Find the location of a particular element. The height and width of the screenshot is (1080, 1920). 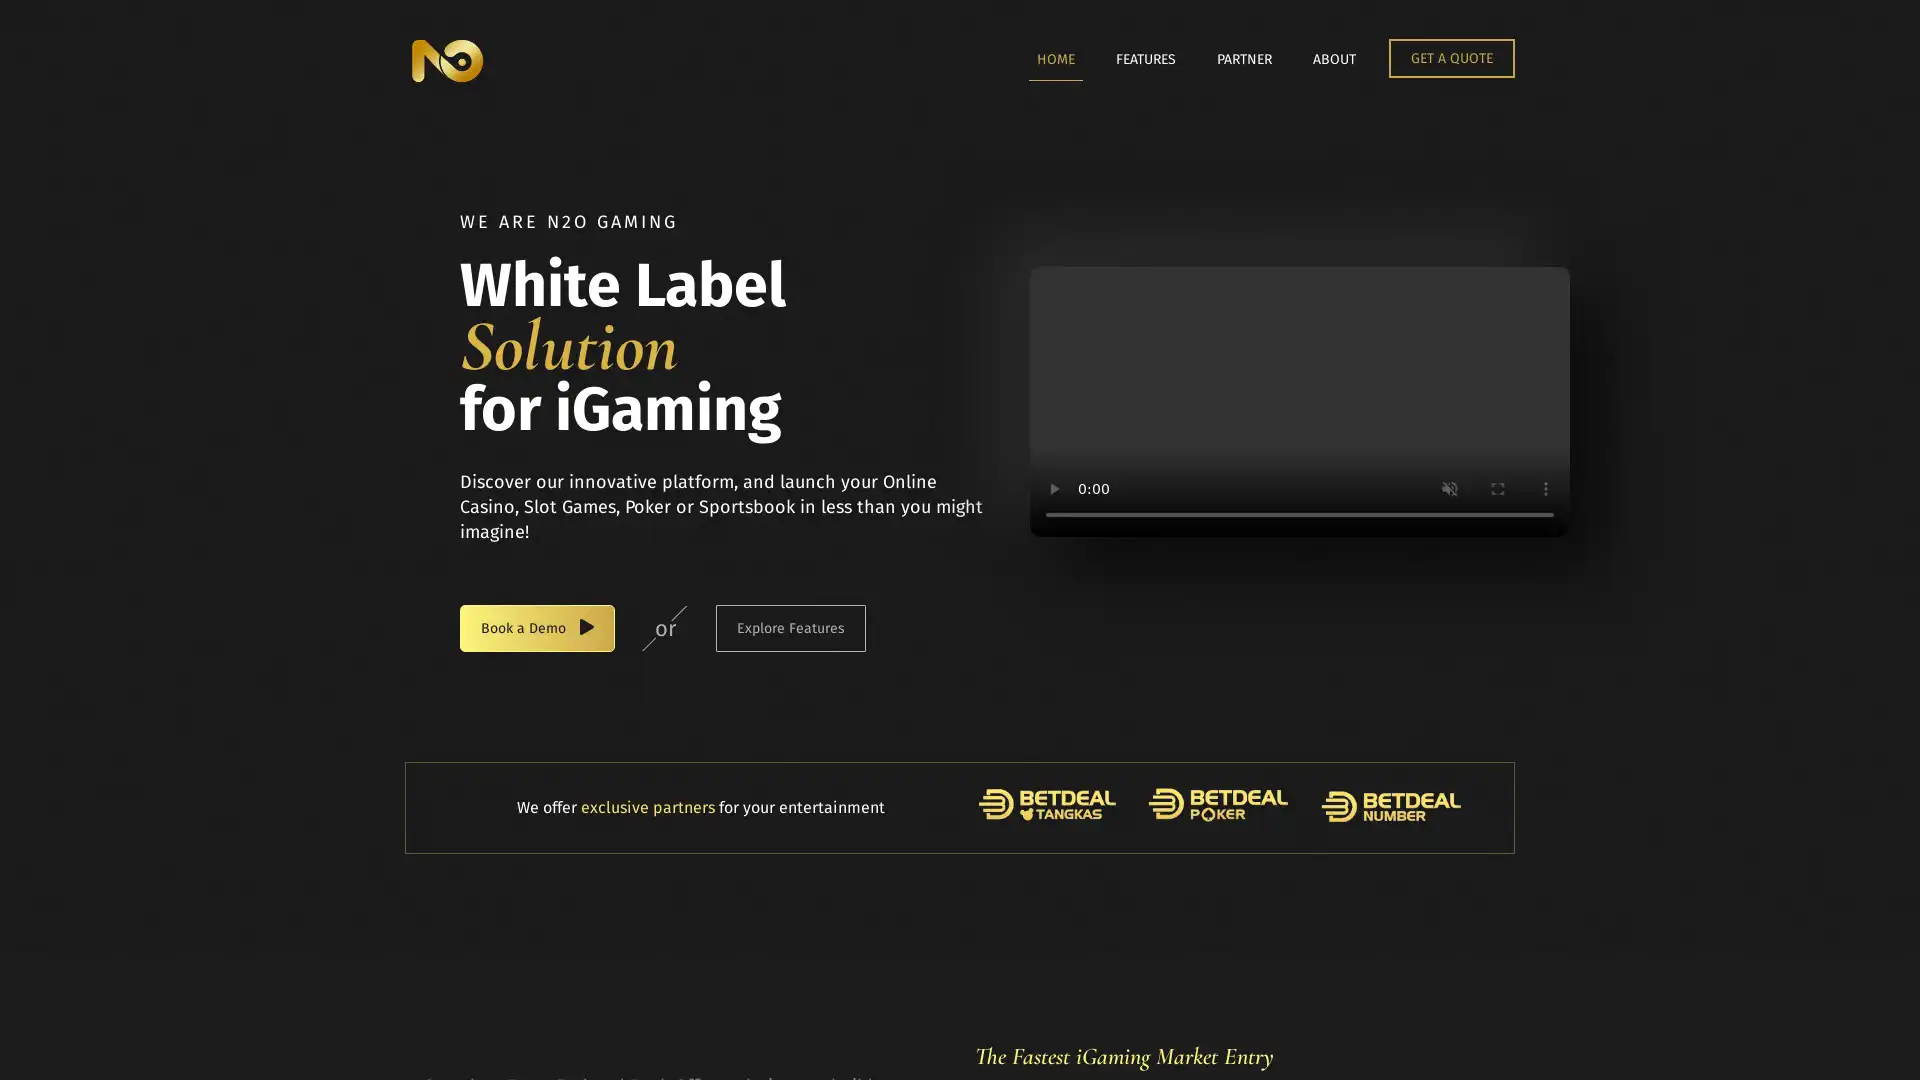

enter full screen is located at coordinates (1497, 489).